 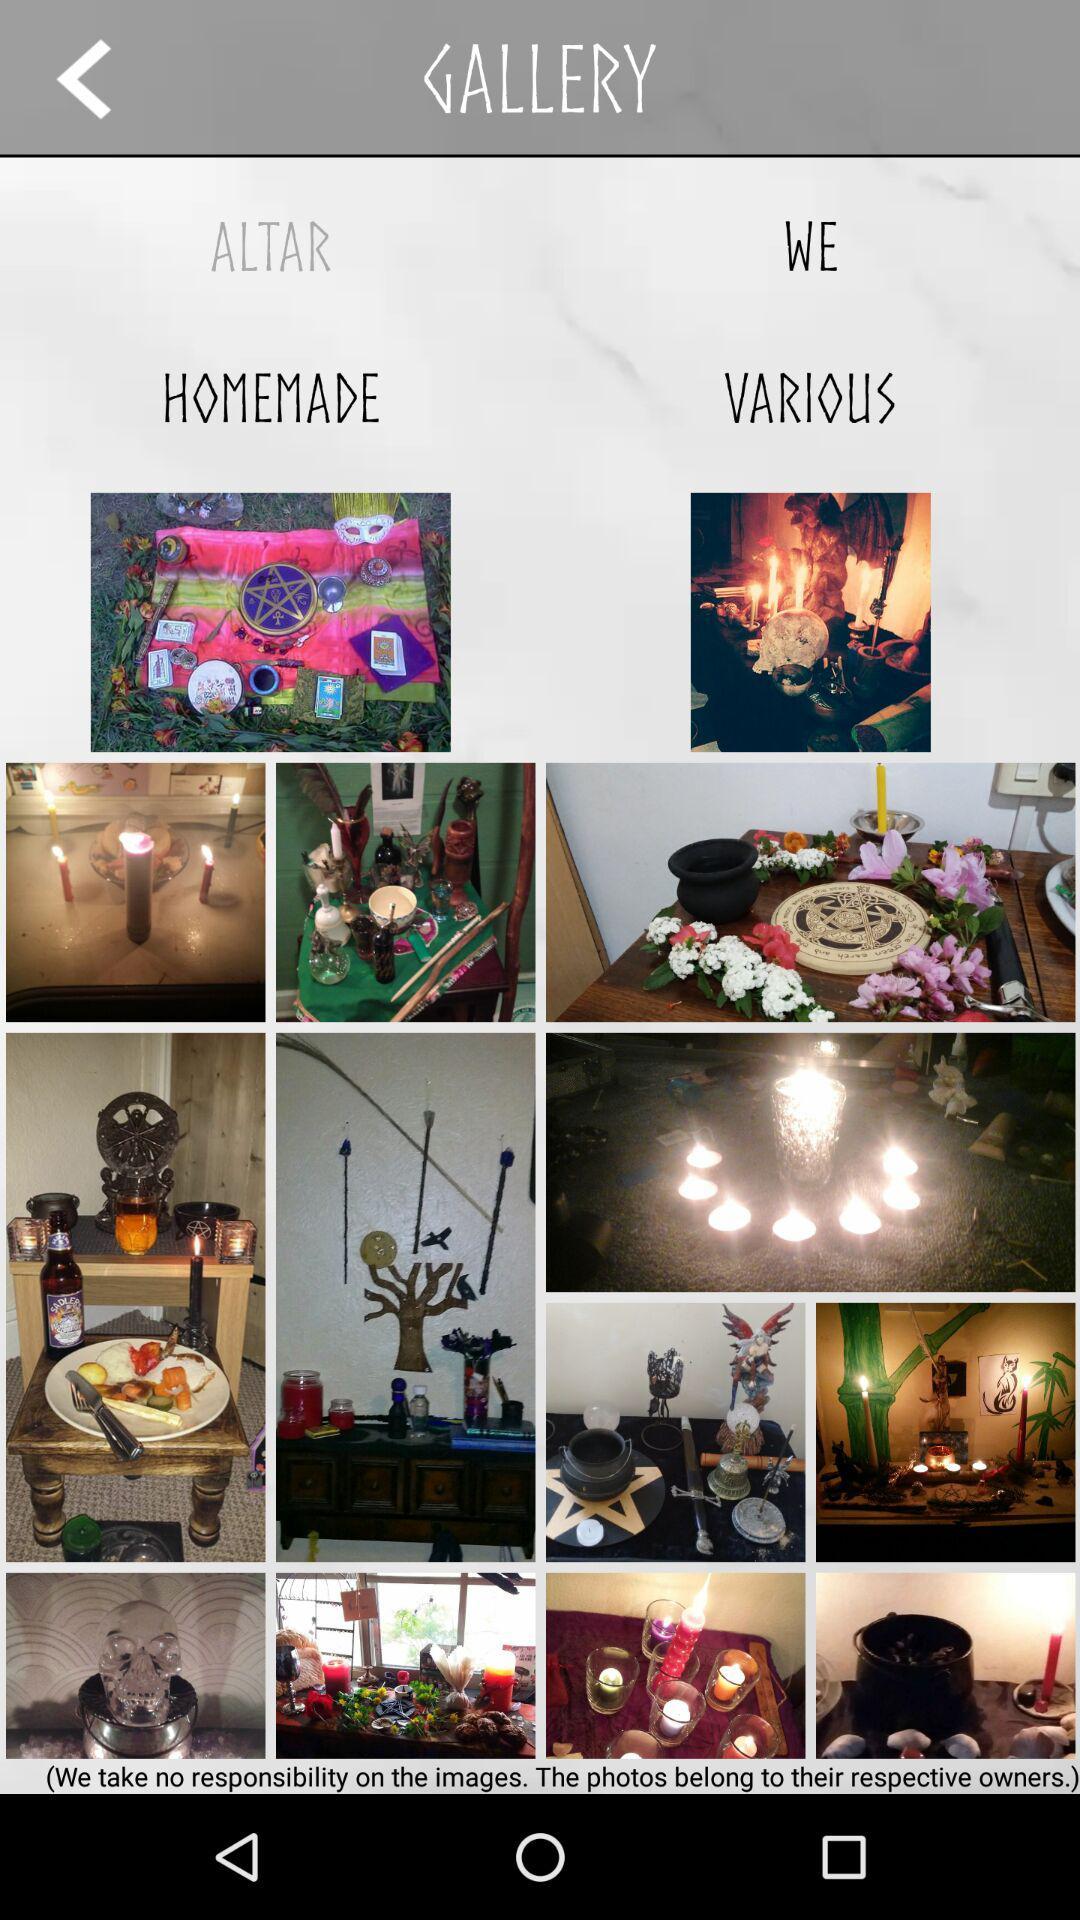 What do you see at coordinates (270, 397) in the screenshot?
I see `homemade icon` at bounding box center [270, 397].